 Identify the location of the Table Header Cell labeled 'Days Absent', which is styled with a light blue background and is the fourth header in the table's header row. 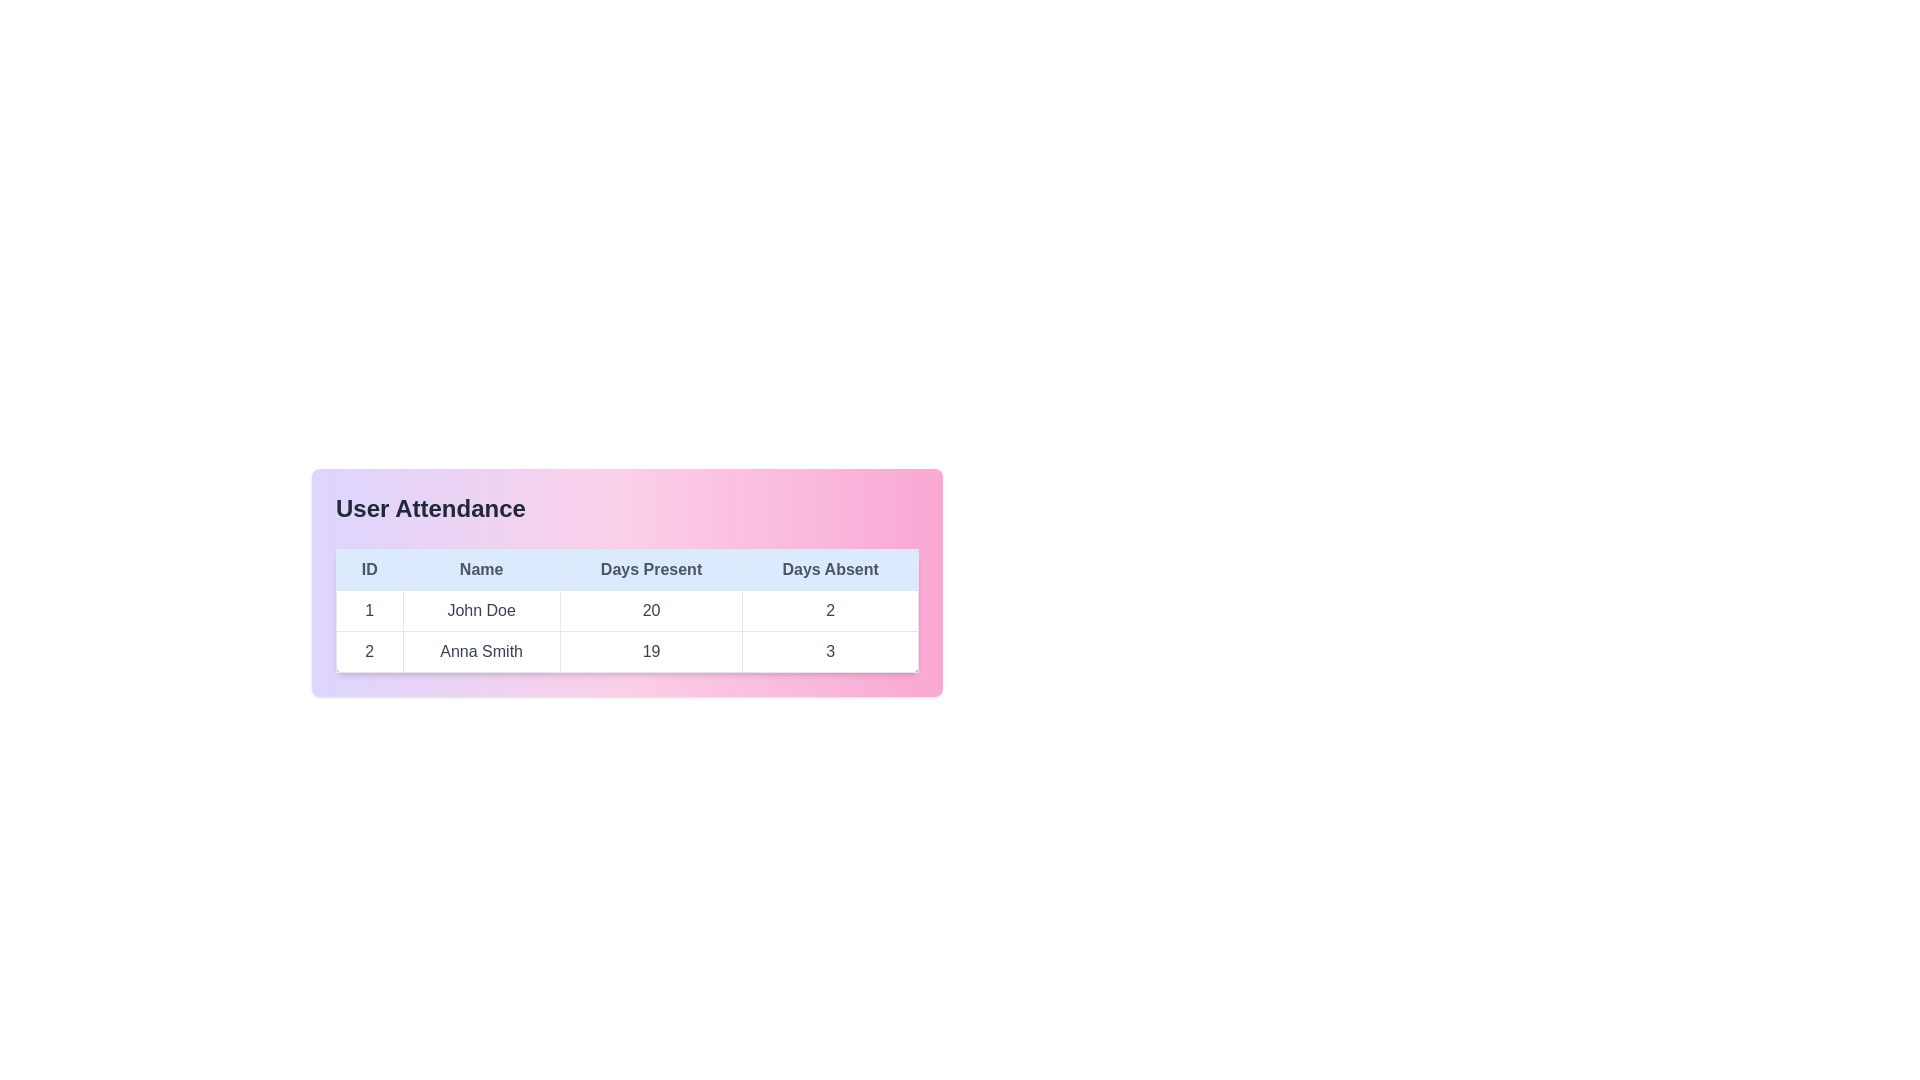
(830, 570).